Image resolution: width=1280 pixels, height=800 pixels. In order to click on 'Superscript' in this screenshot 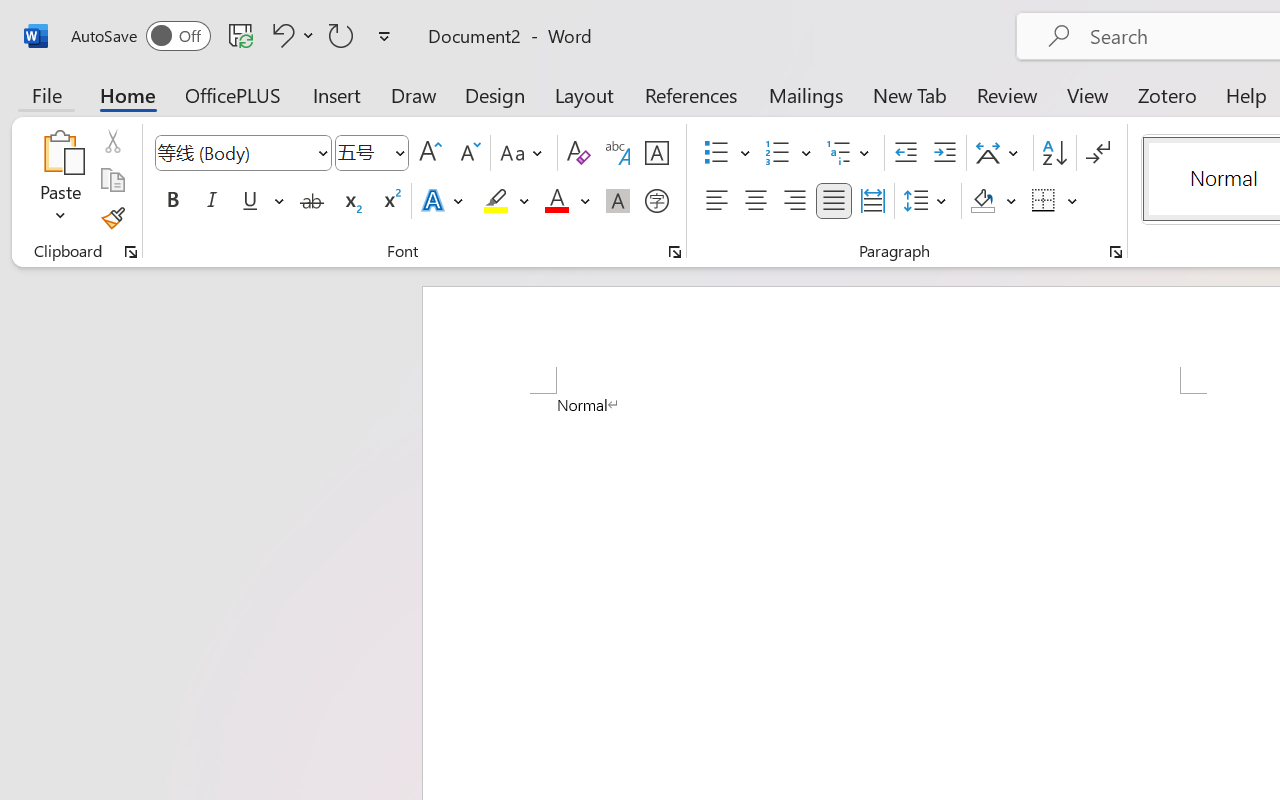, I will do `click(390, 201)`.